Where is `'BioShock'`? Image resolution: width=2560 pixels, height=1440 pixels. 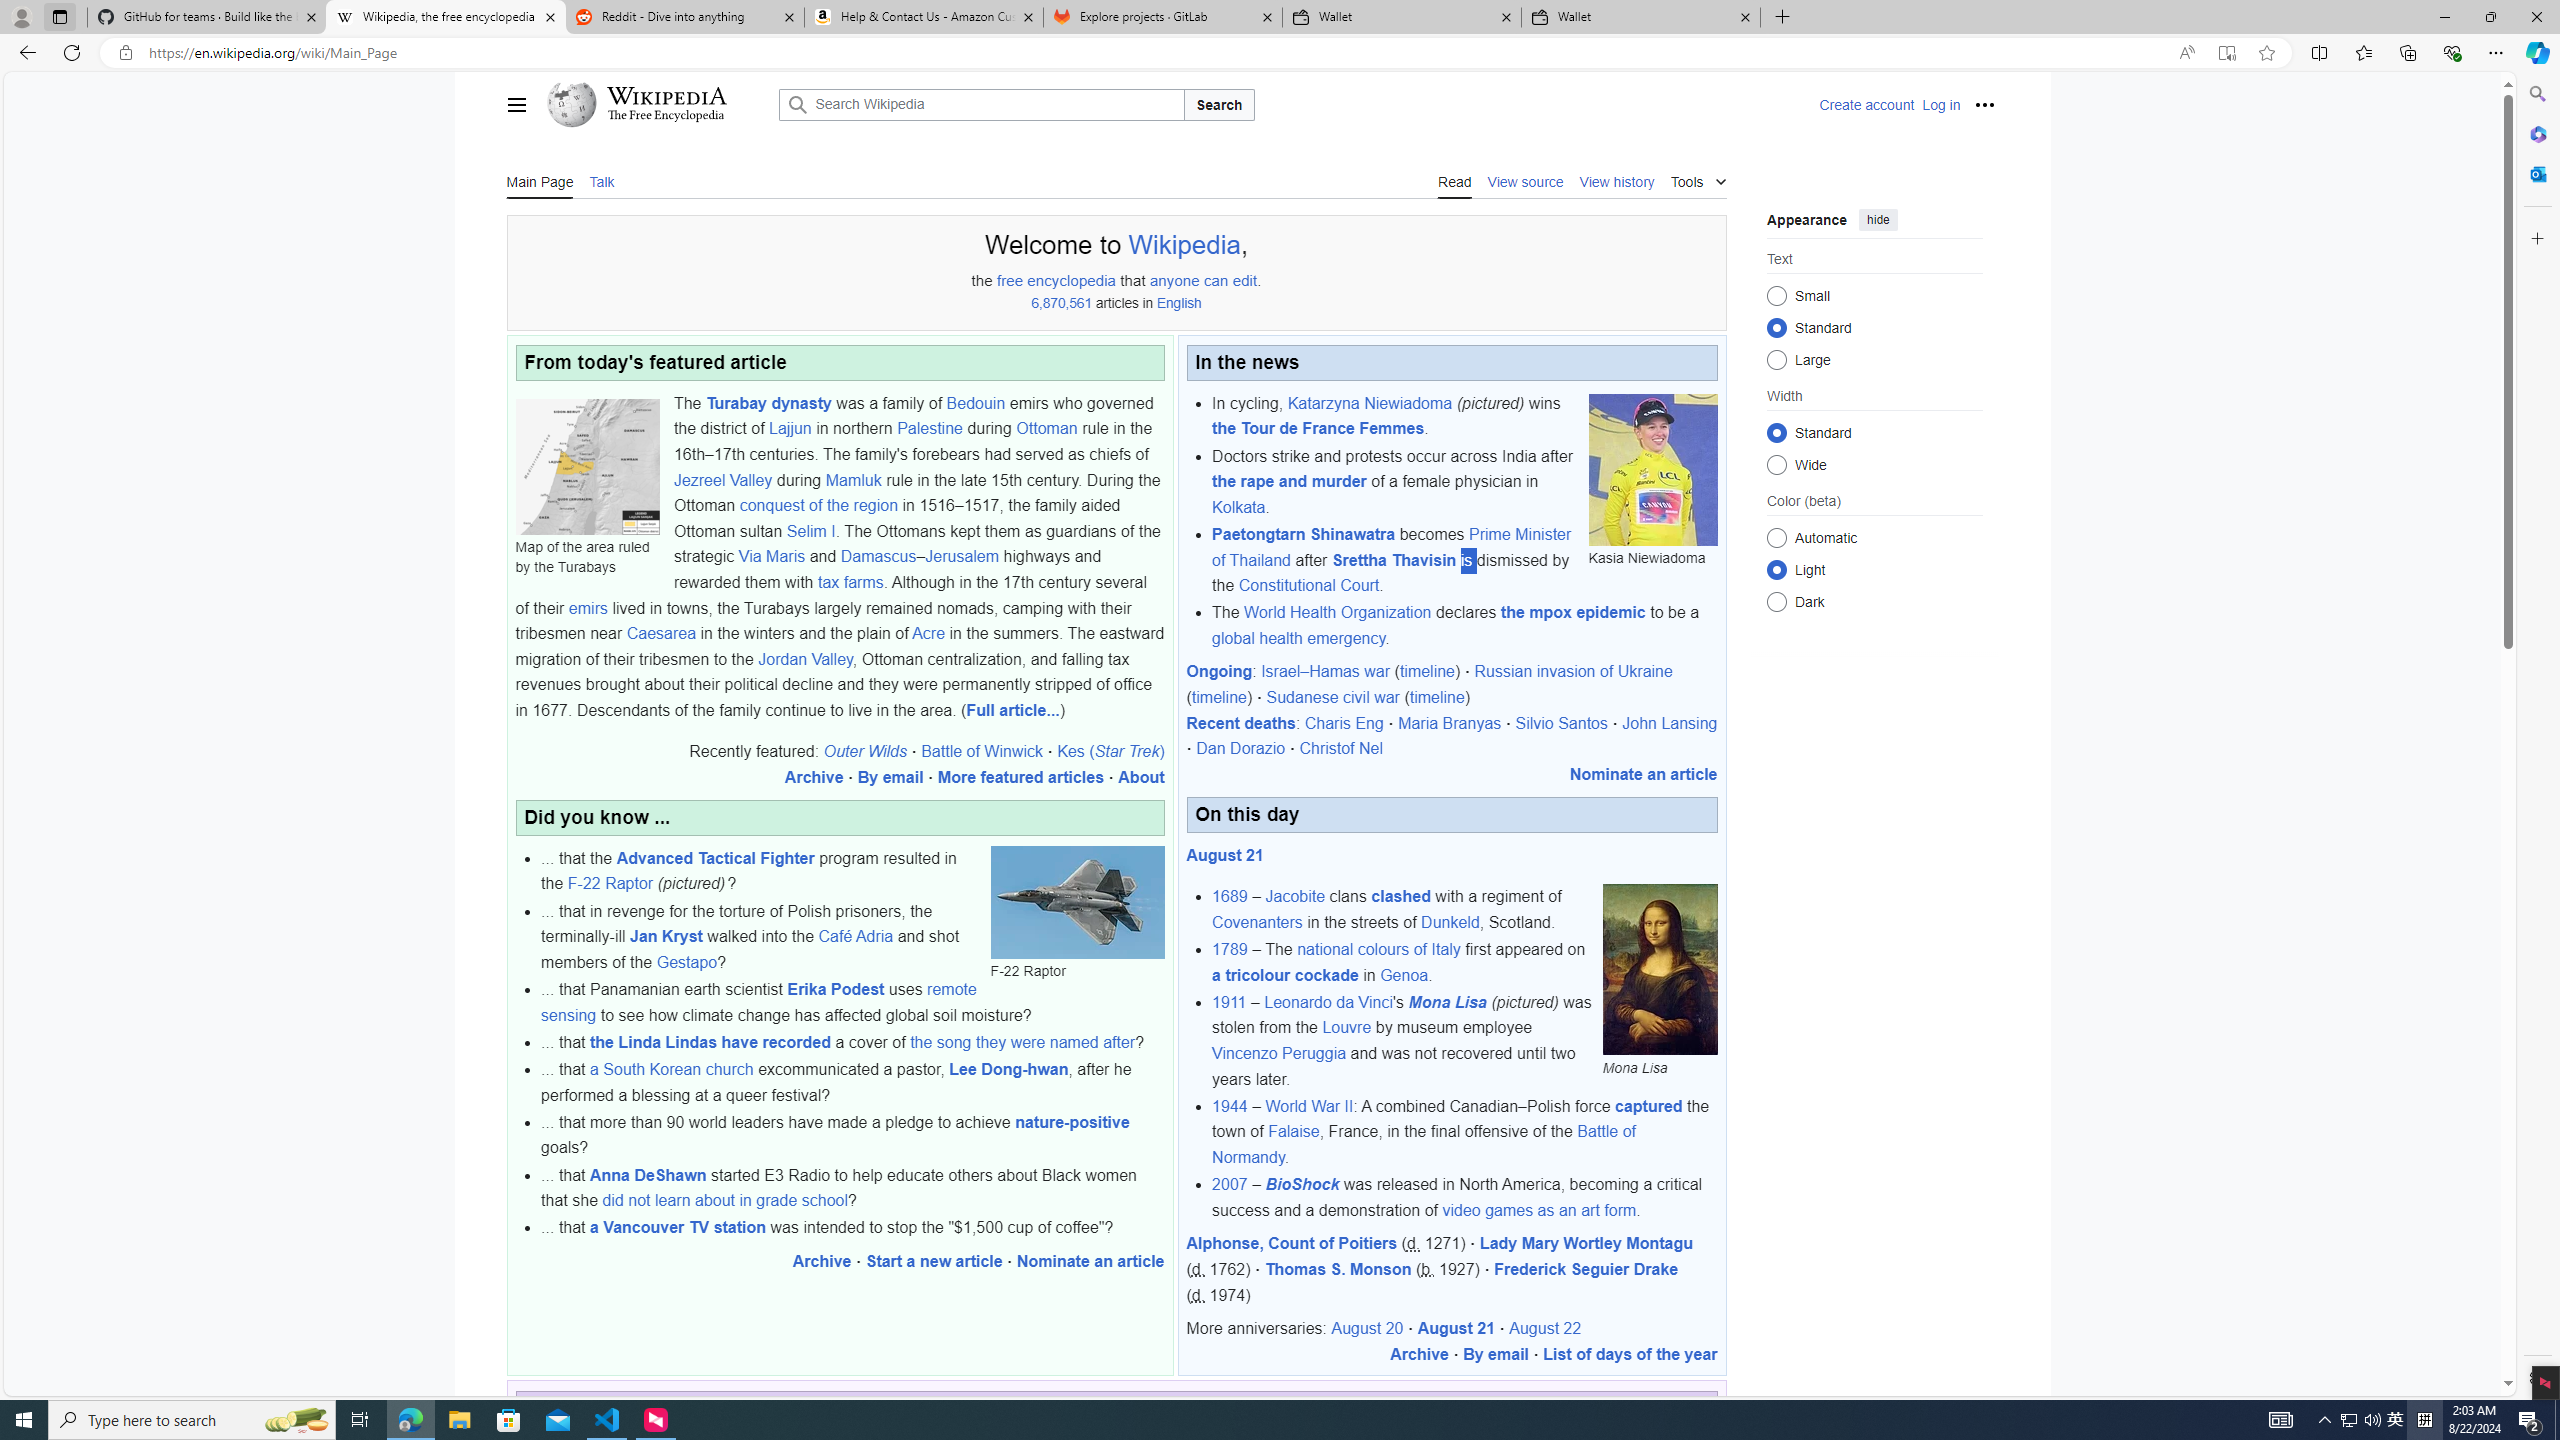 'BioShock' is located at coordinates (1300, 1184).